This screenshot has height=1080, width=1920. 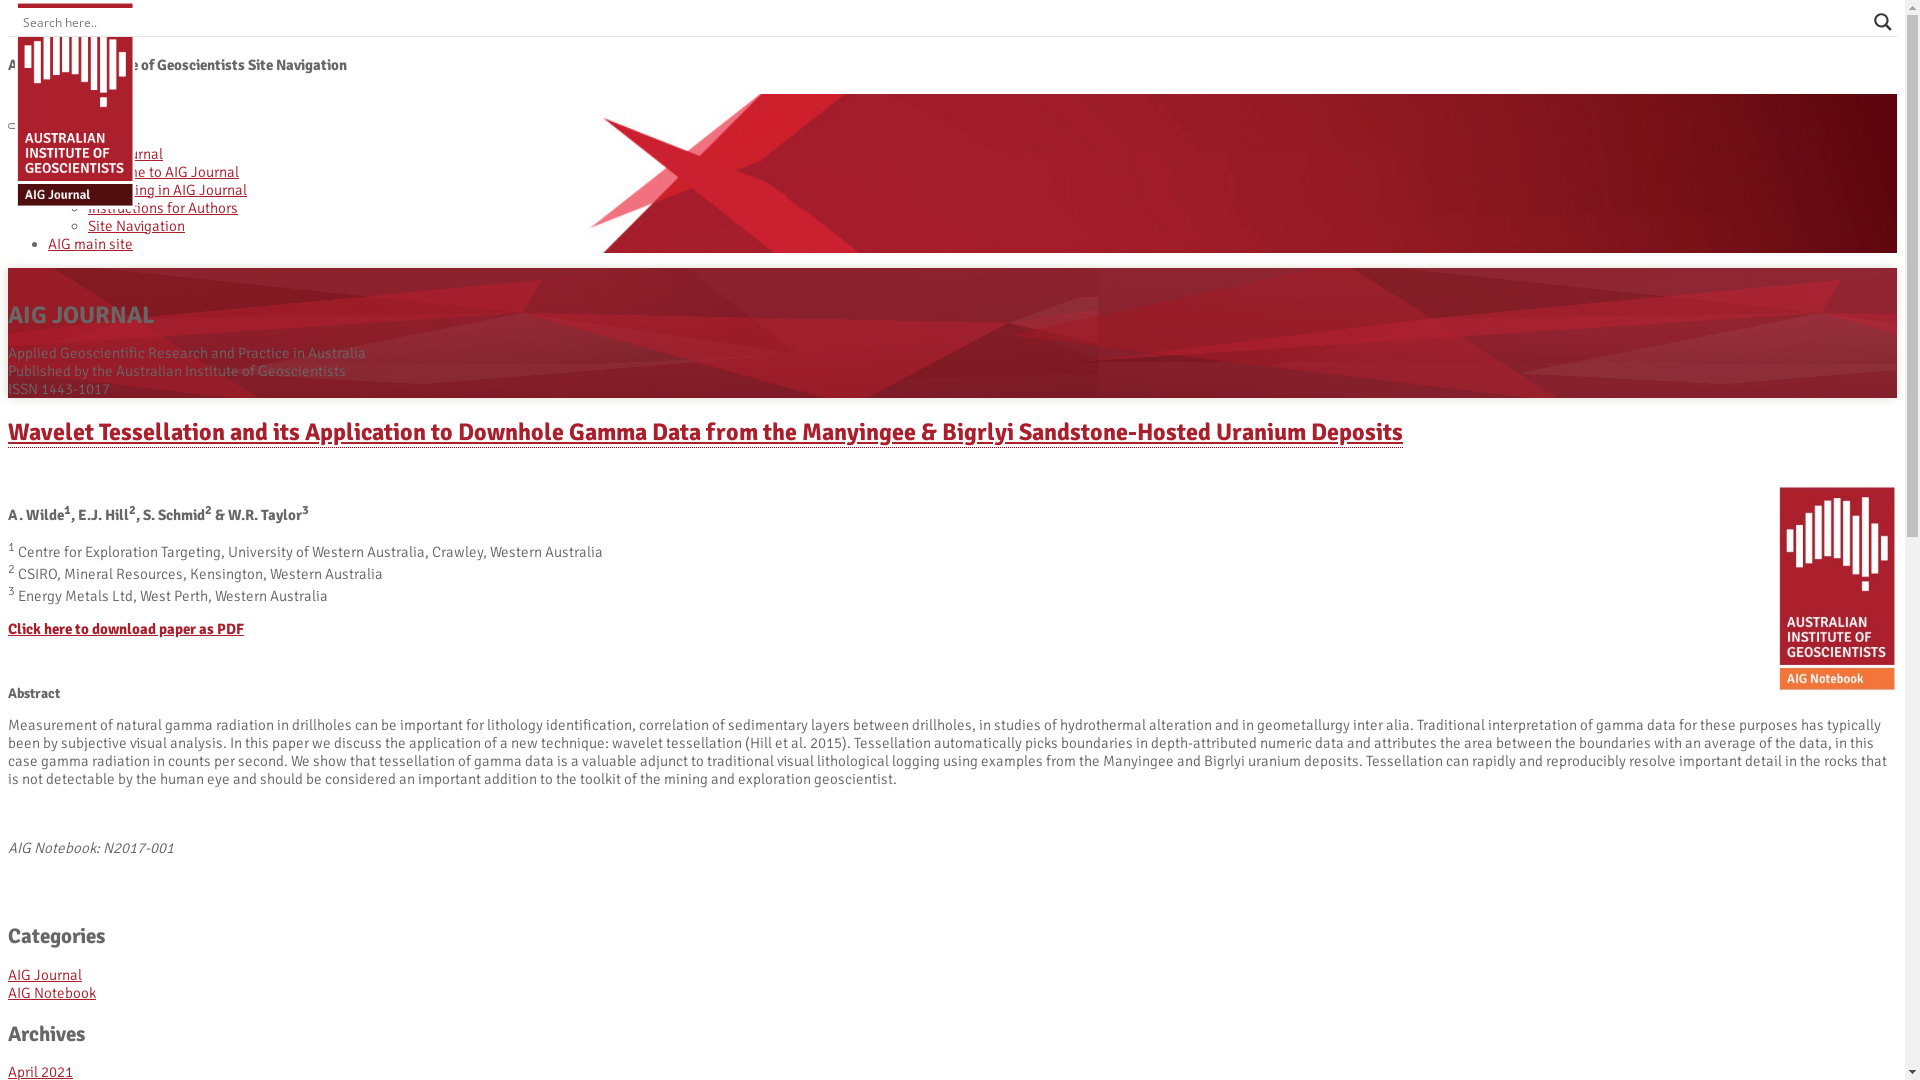 I want to click on 'AIG Notebook', so click(x=52, y=992).